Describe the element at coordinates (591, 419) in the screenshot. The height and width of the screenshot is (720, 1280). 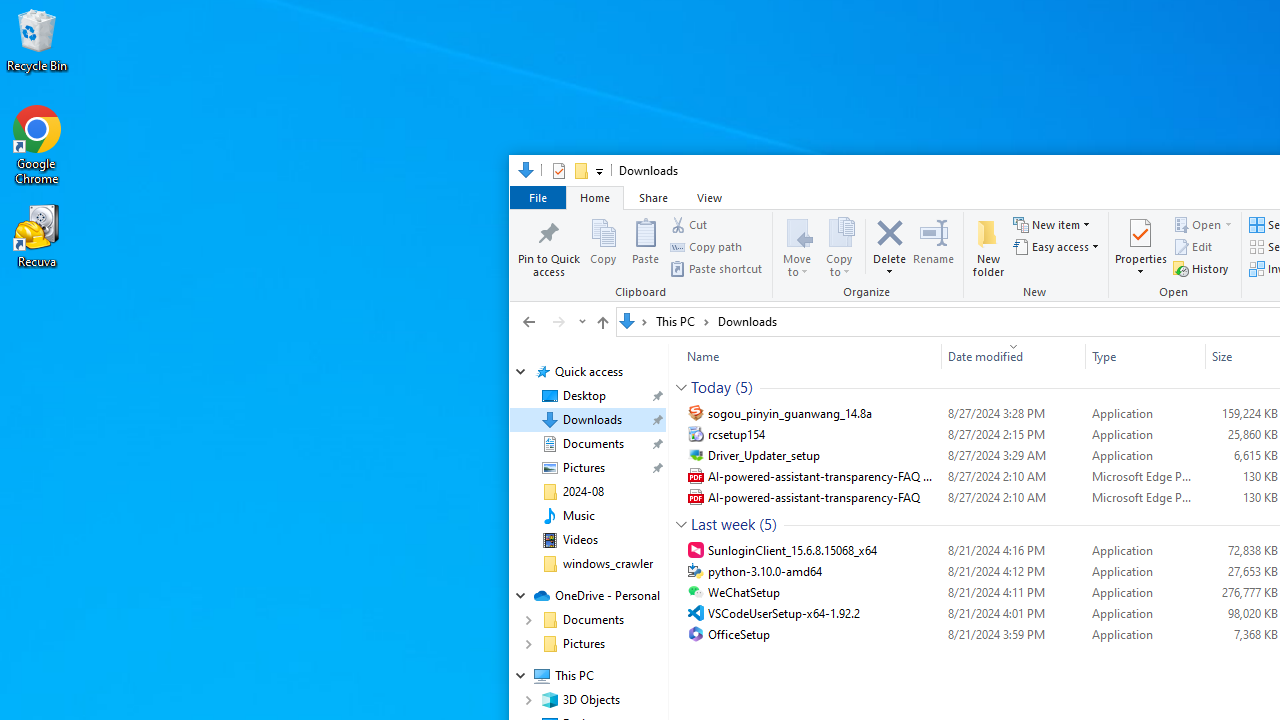
I see `'Downloads (pinned)'` at that location.